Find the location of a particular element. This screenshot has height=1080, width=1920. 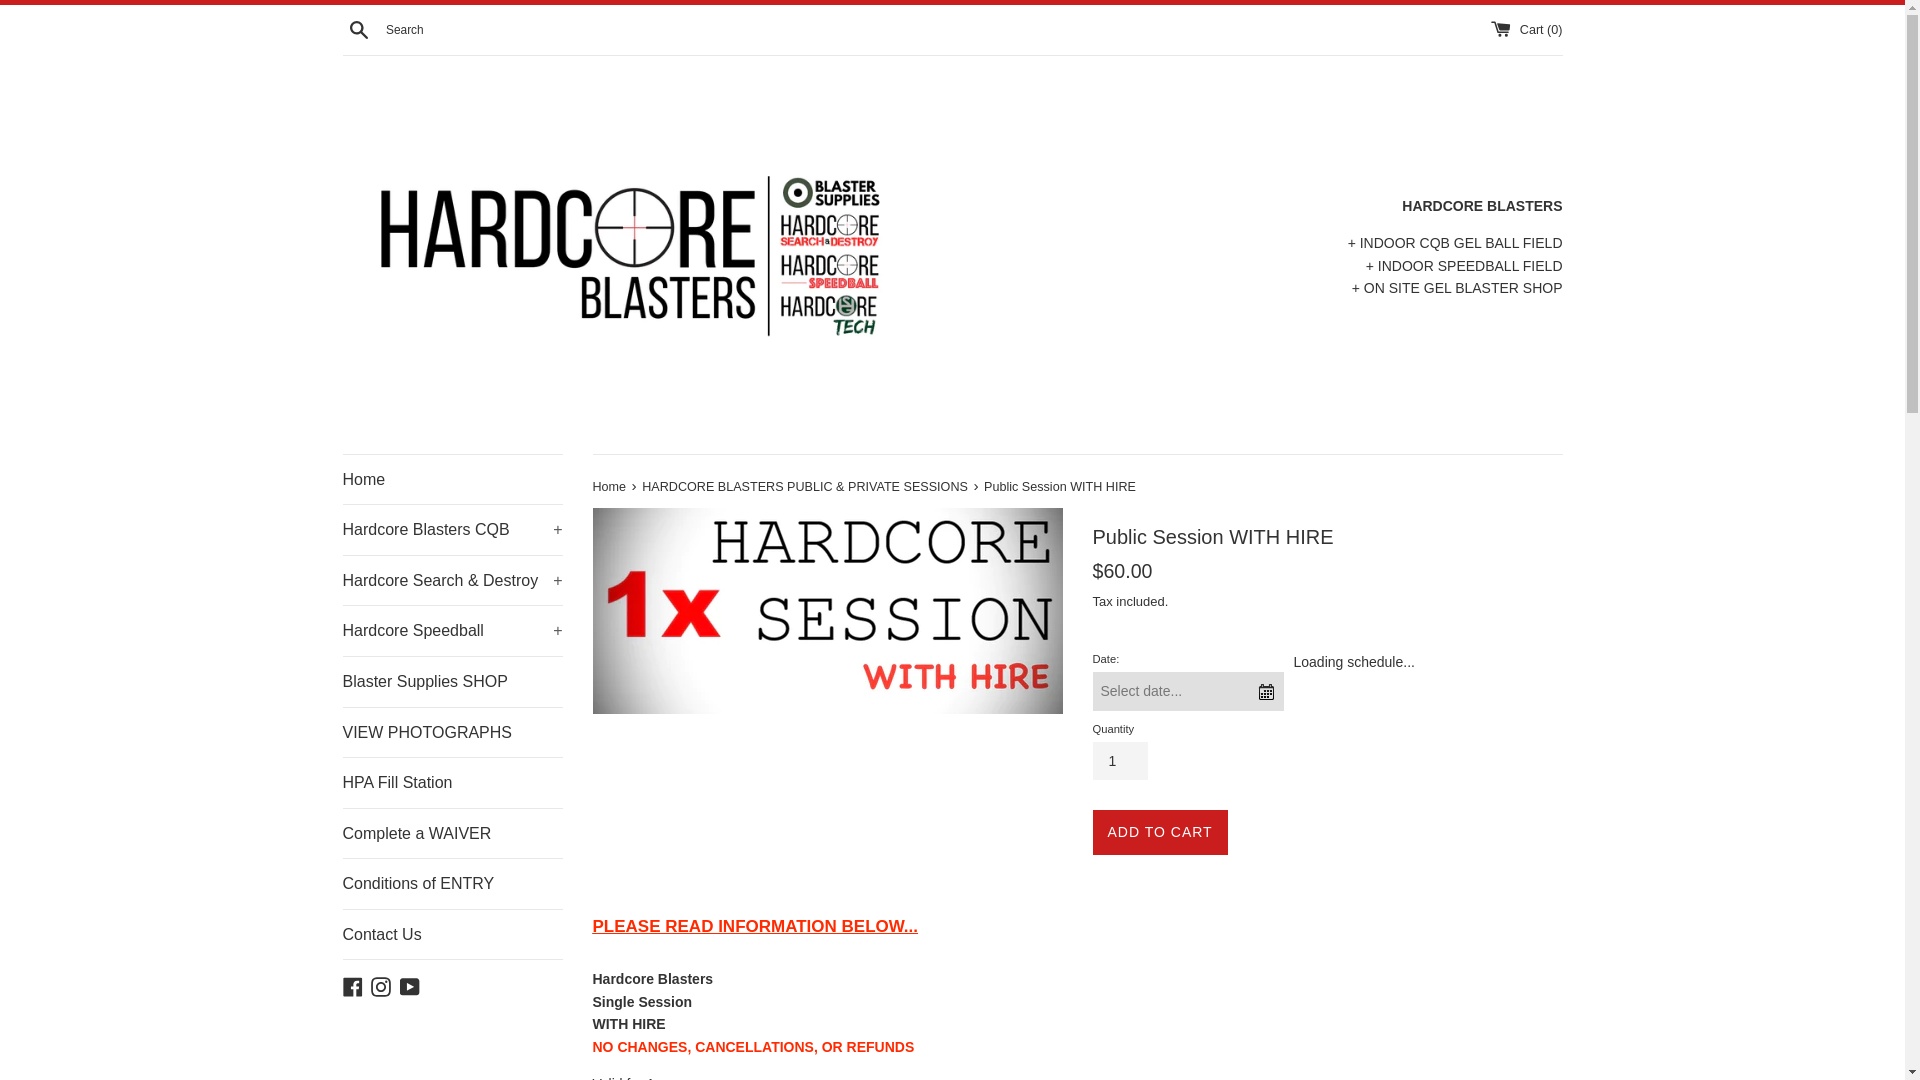

'Cart (0)' is located at coordinates (1491, 29).